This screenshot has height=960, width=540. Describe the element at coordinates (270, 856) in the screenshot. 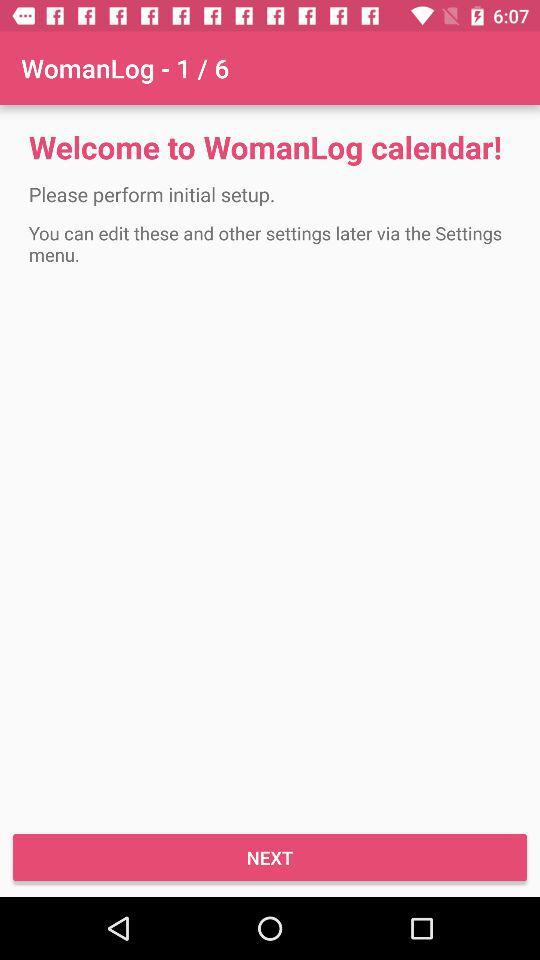

I see `the next icon` at that location.